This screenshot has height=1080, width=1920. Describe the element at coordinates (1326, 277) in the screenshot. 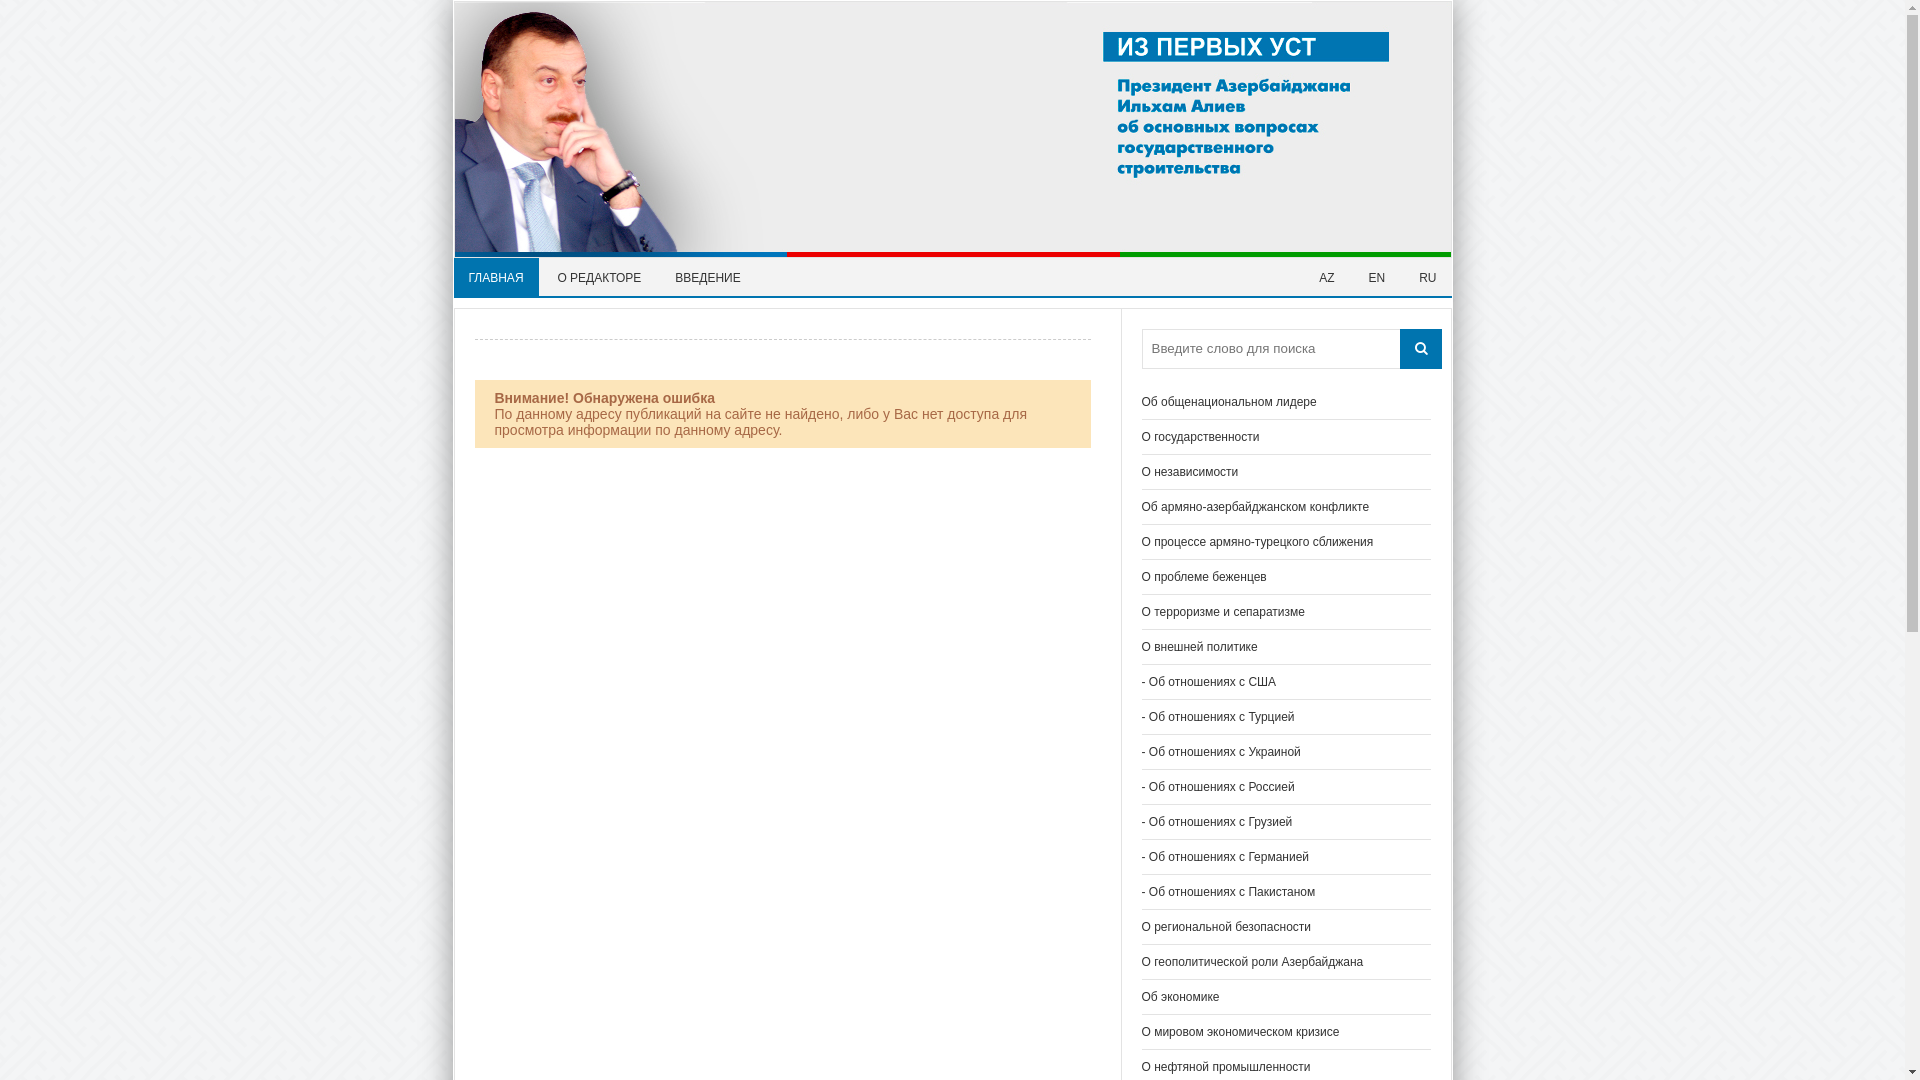

I see `'AZ'` at that location.